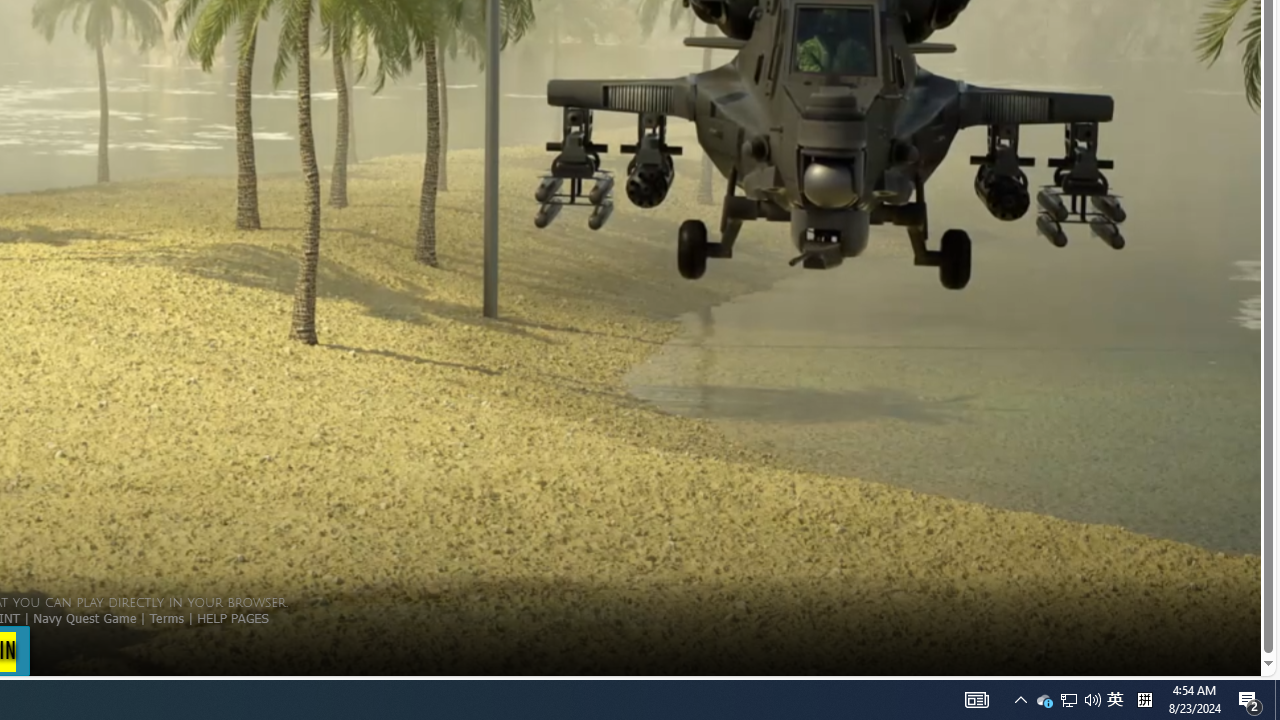 The height and width of the screenshot is (720, 1280). I want to click on 'Terms', so click(167, 616).